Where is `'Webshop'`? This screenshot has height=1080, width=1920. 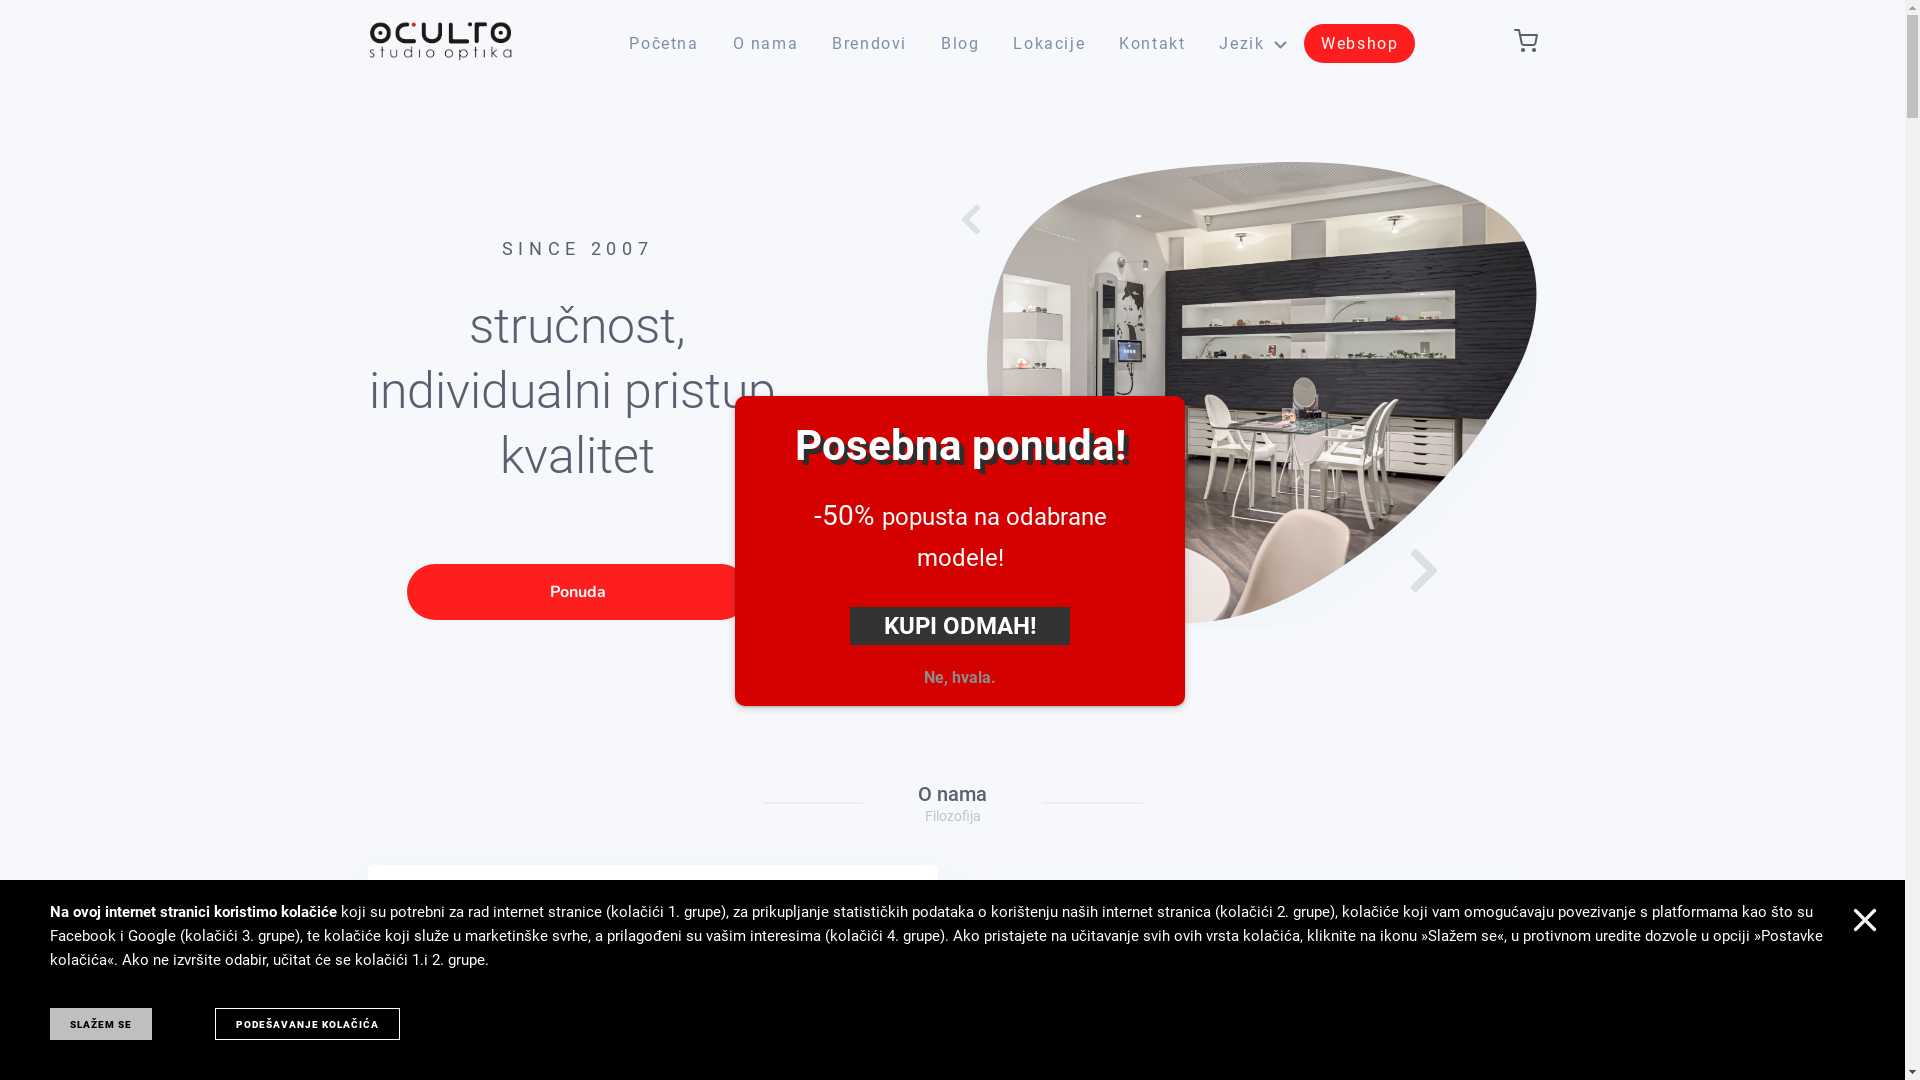
'Webshop' is located at coordinates (1359, 43).